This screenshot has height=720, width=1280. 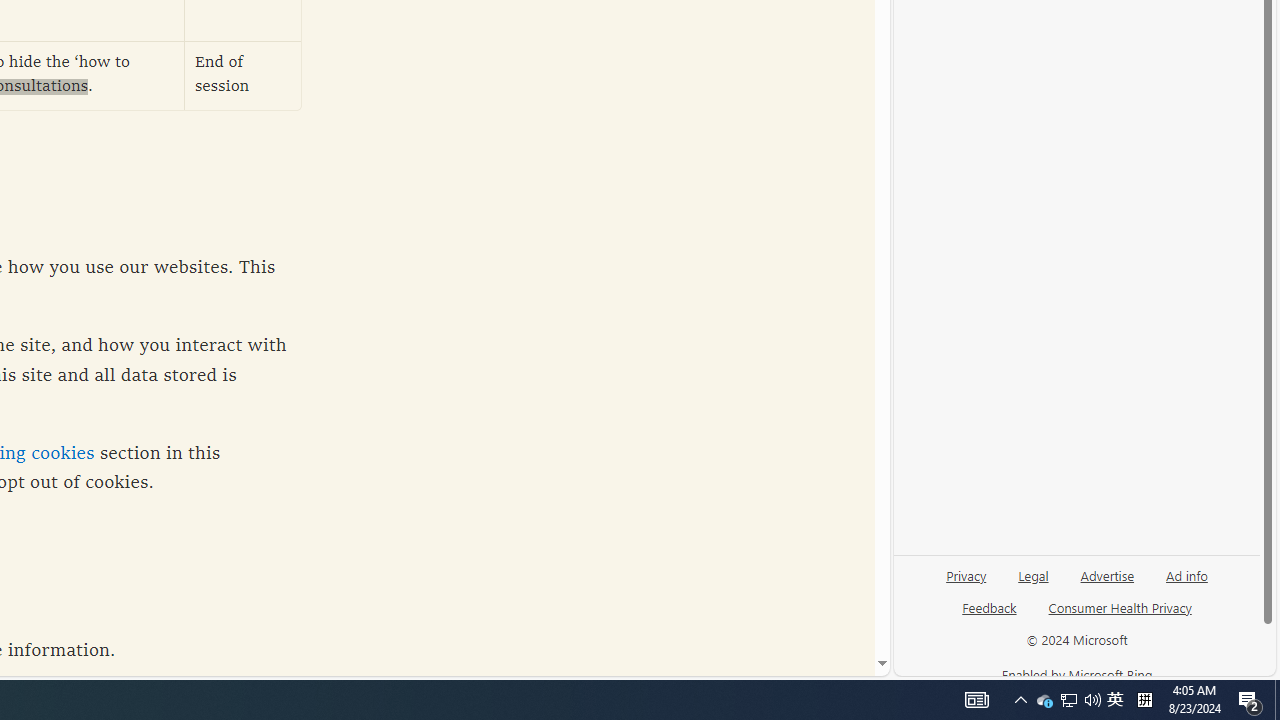 I want to click on 'Advertise', so click(x=1106, y=574).